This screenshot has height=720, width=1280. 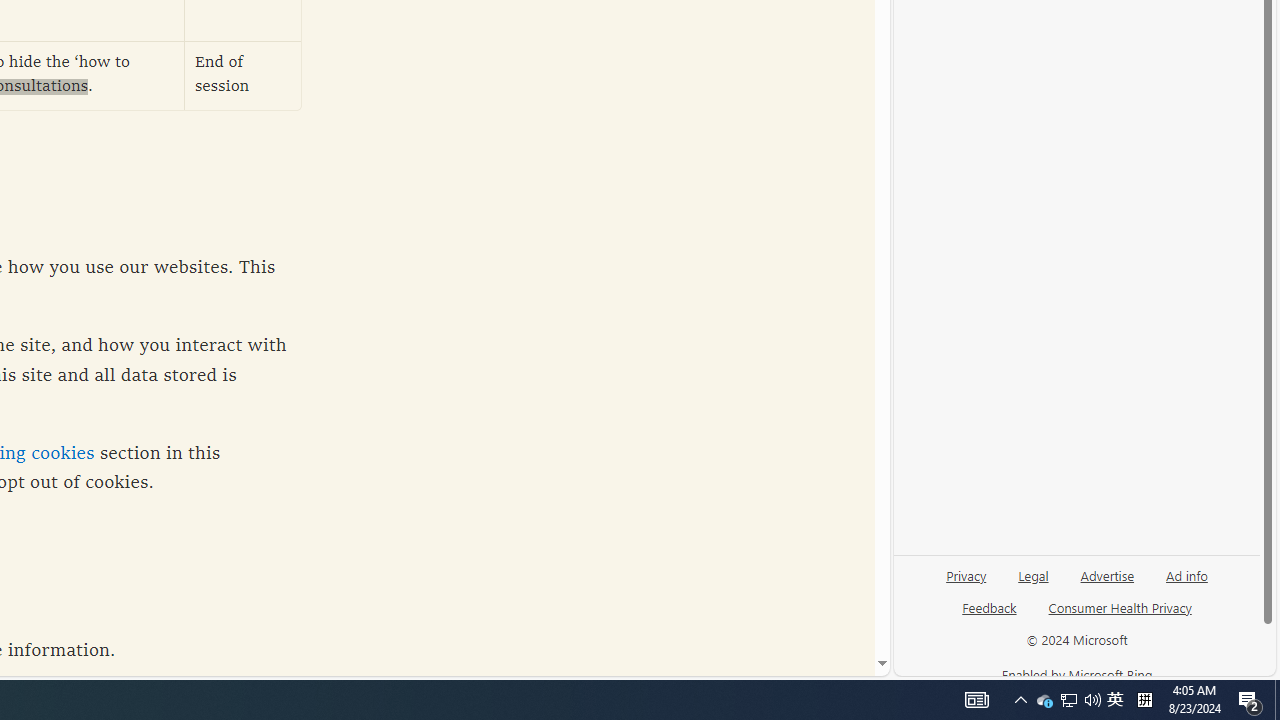 I want to click on 'Advertise', so click(x=1106, y=574).